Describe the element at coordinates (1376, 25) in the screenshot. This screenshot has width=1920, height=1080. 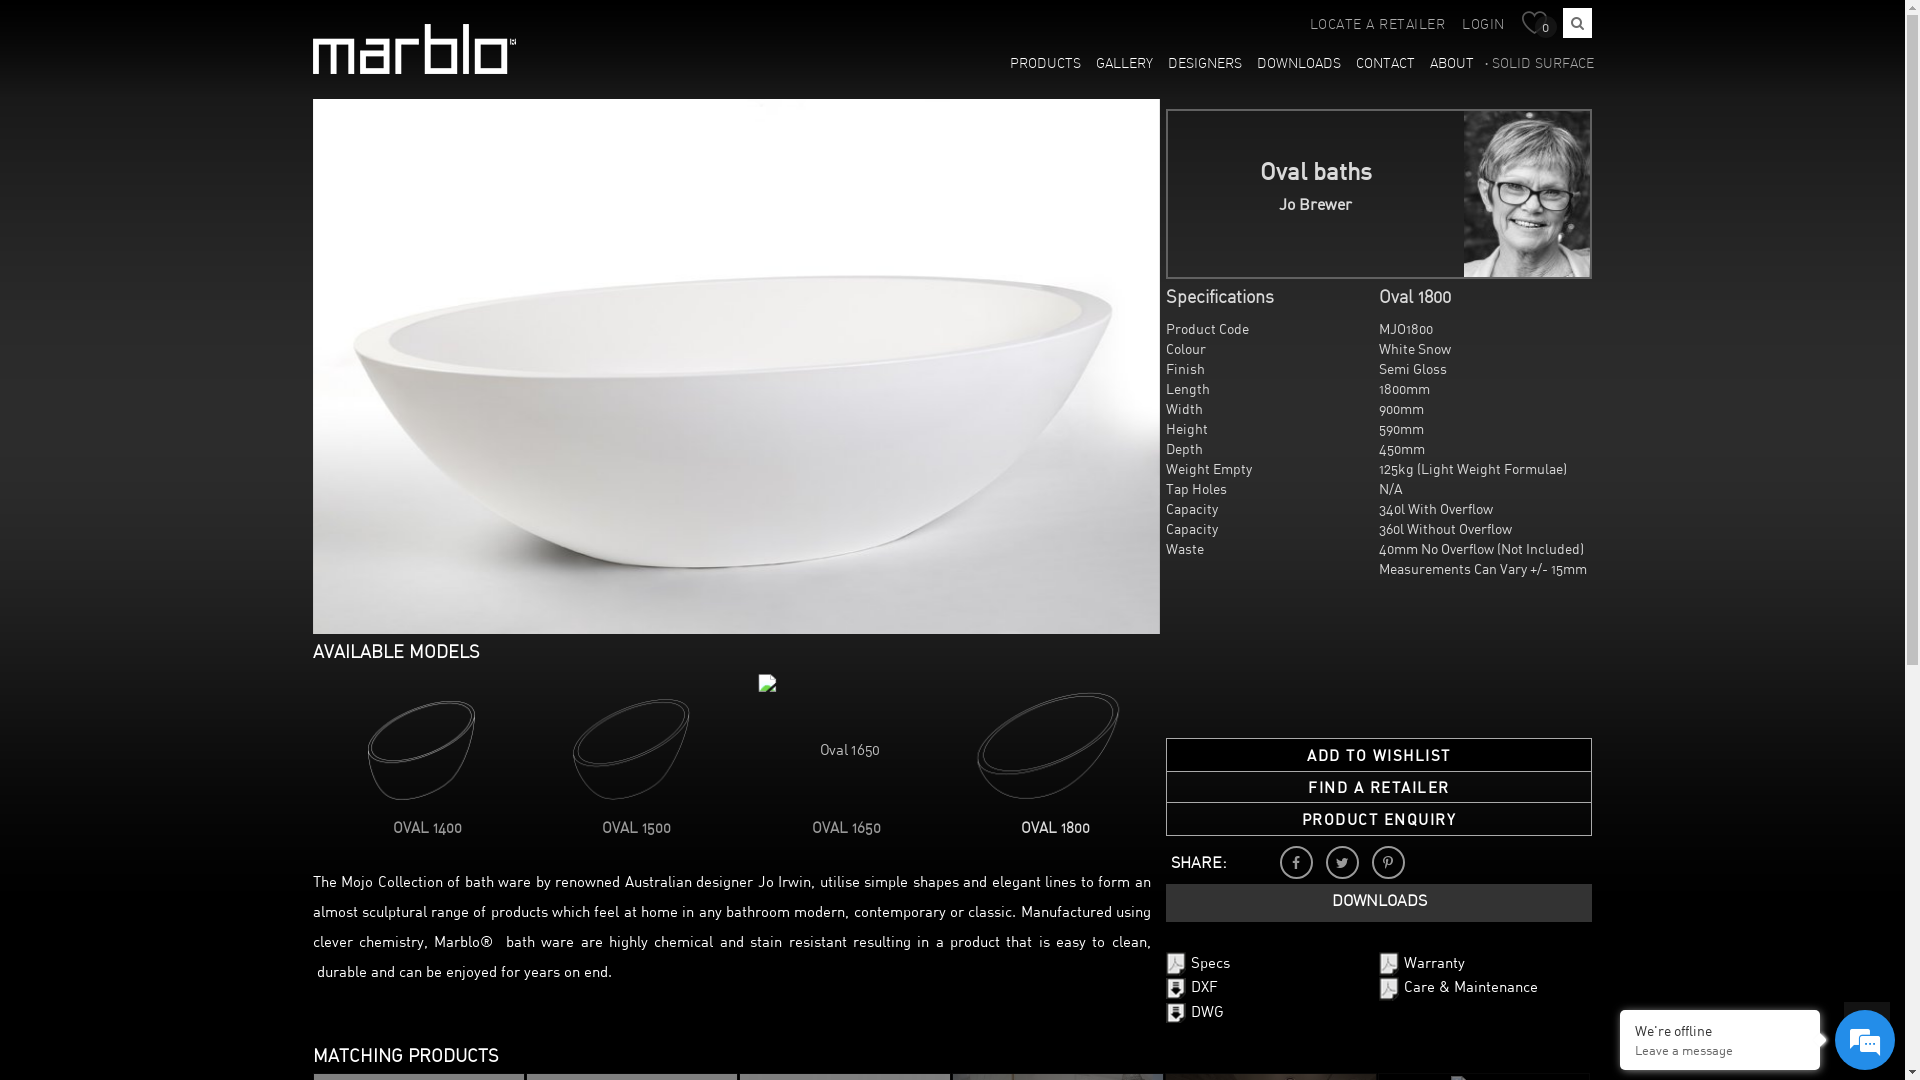
I see `'LOCATE A RETAILER'` at that location.